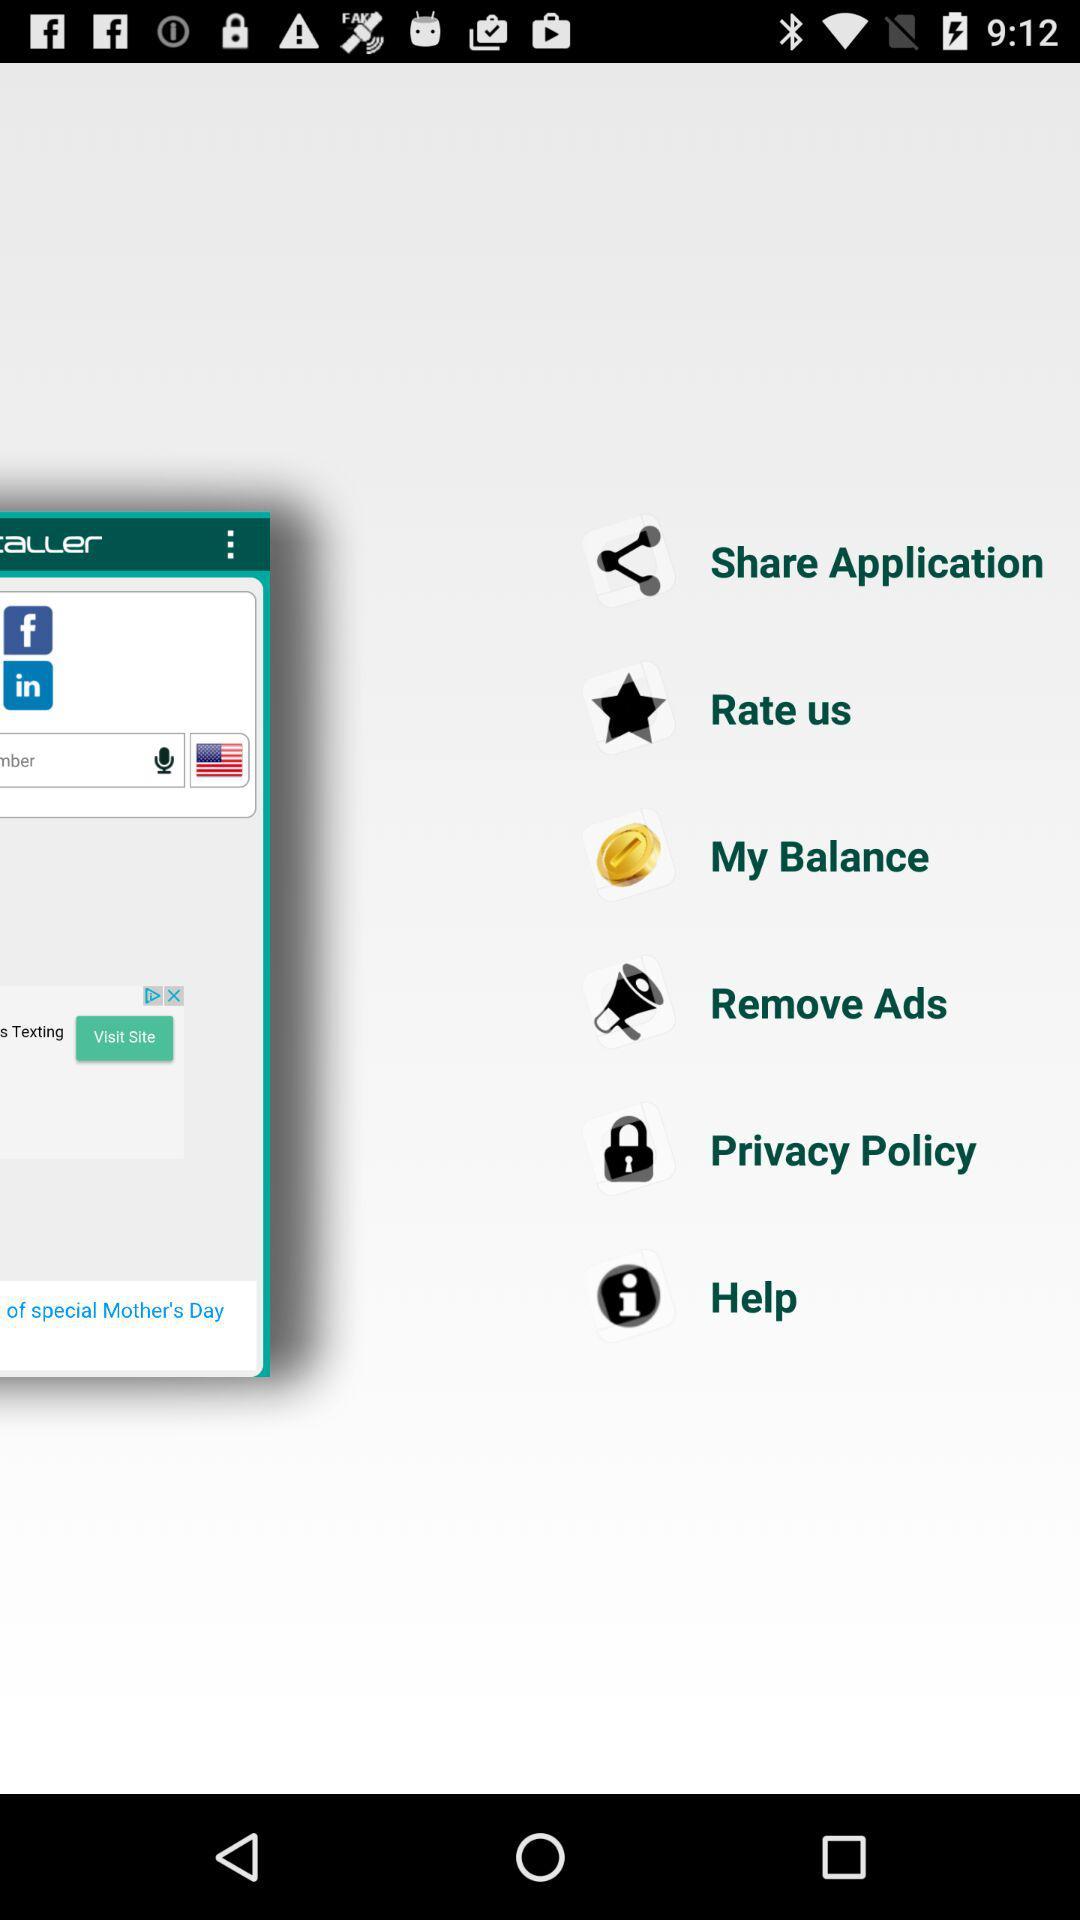 The height and width of the screenshot is (1920, 1080). I want to click on the font icon, so click(816, 914).